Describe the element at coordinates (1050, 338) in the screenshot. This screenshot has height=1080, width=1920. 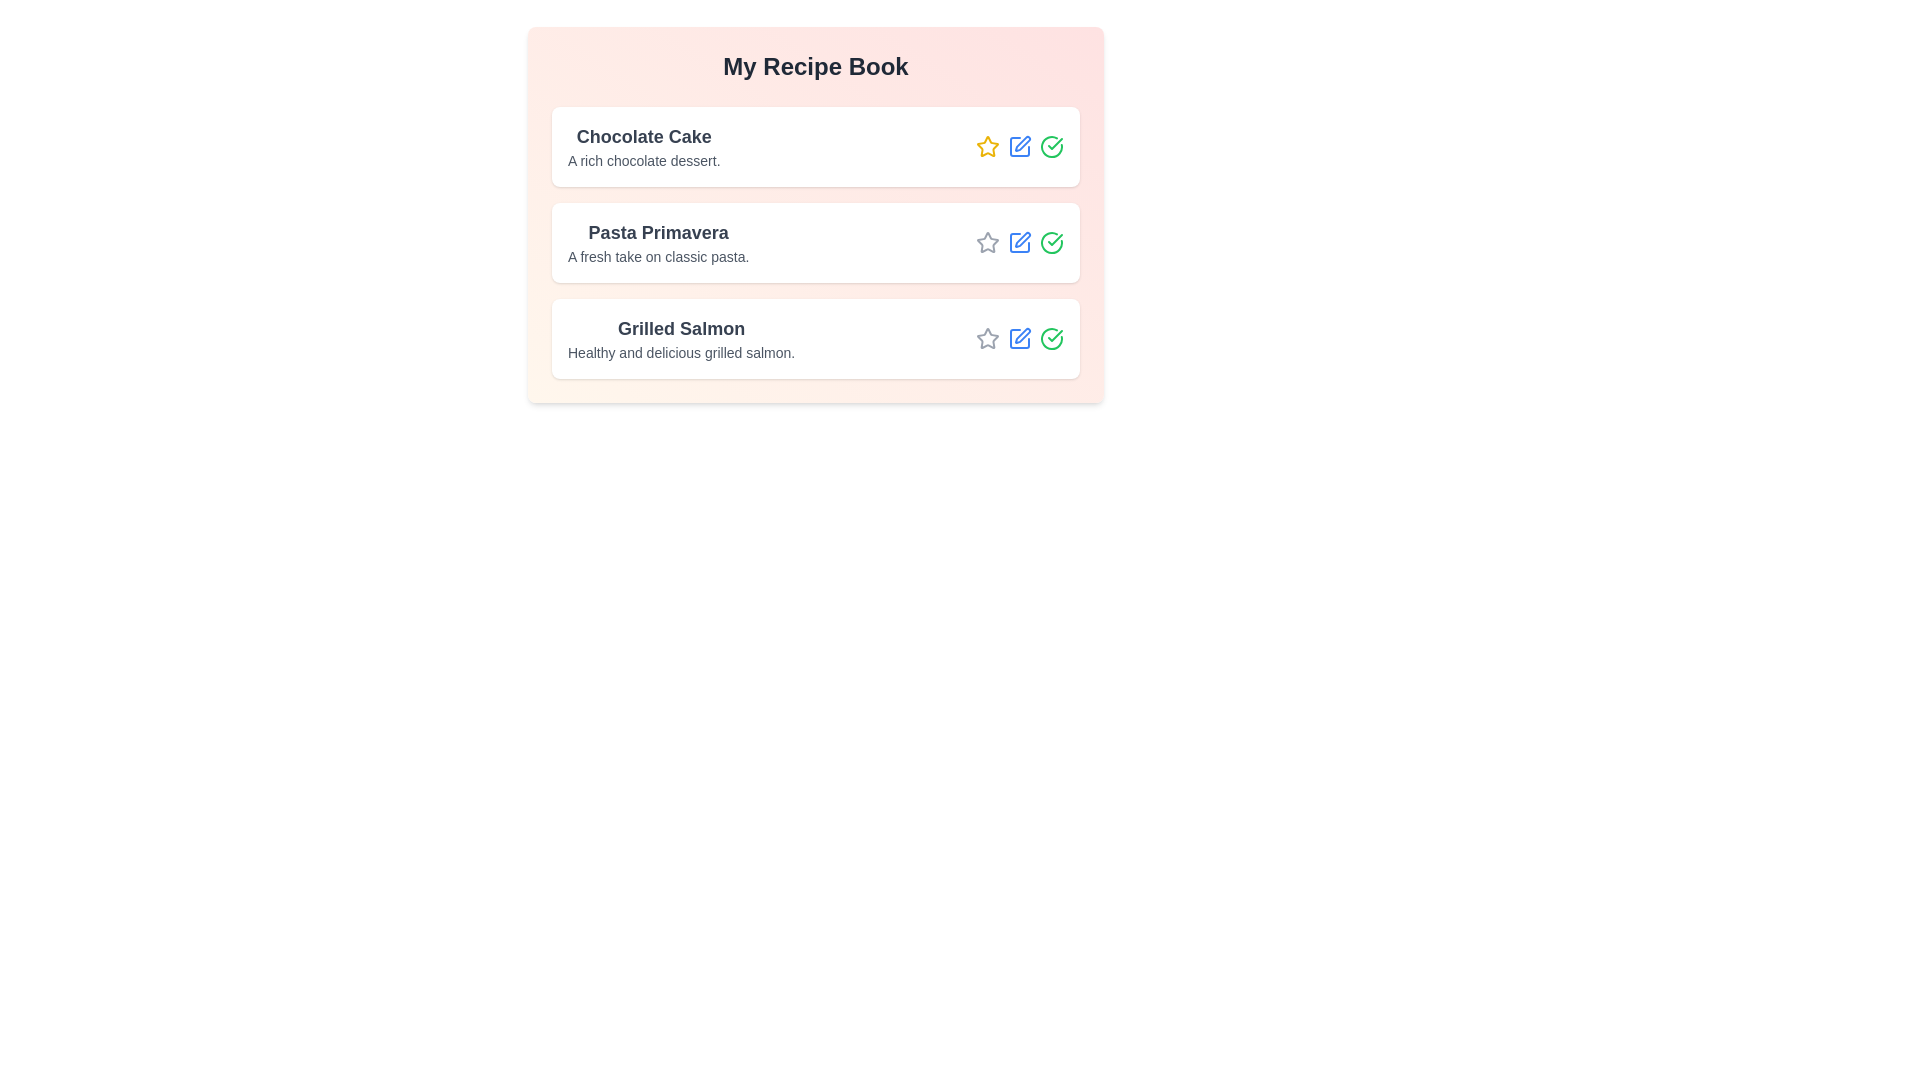
I see `checkmark icon for the recipe titled Grilled Salmon to mark it as completed` at that location.